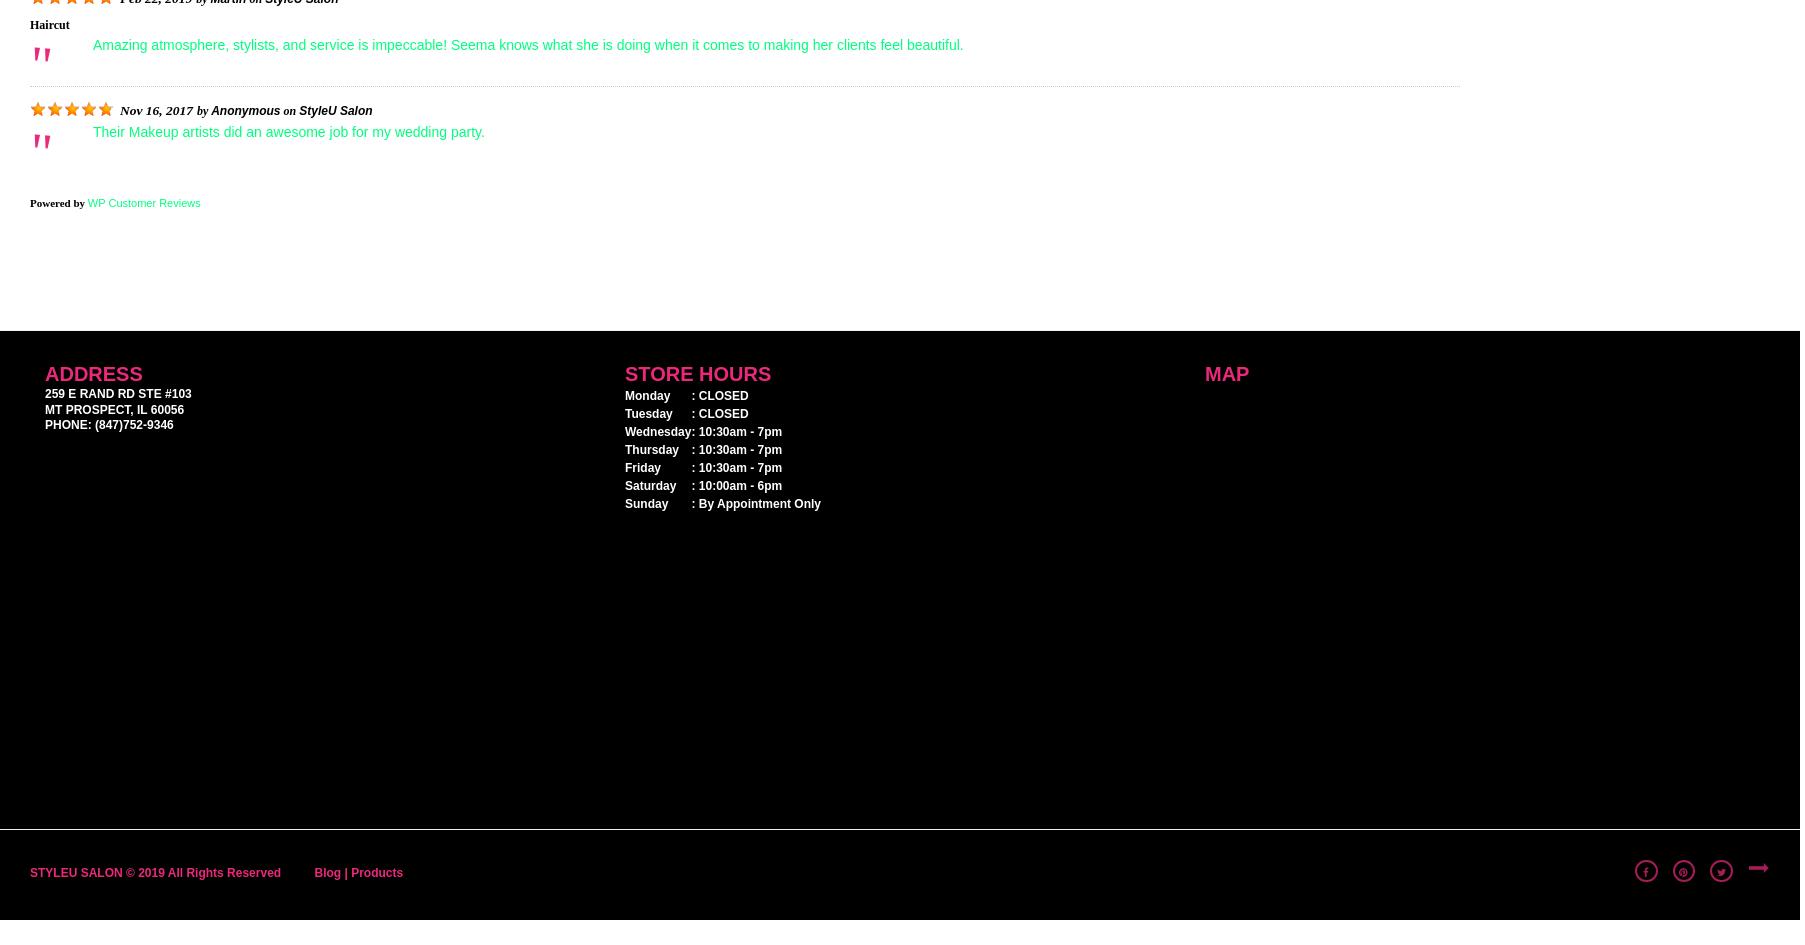 The width and height of the screenshot is (1805, 945). I want to click on 'Map', so click(1226, 371).